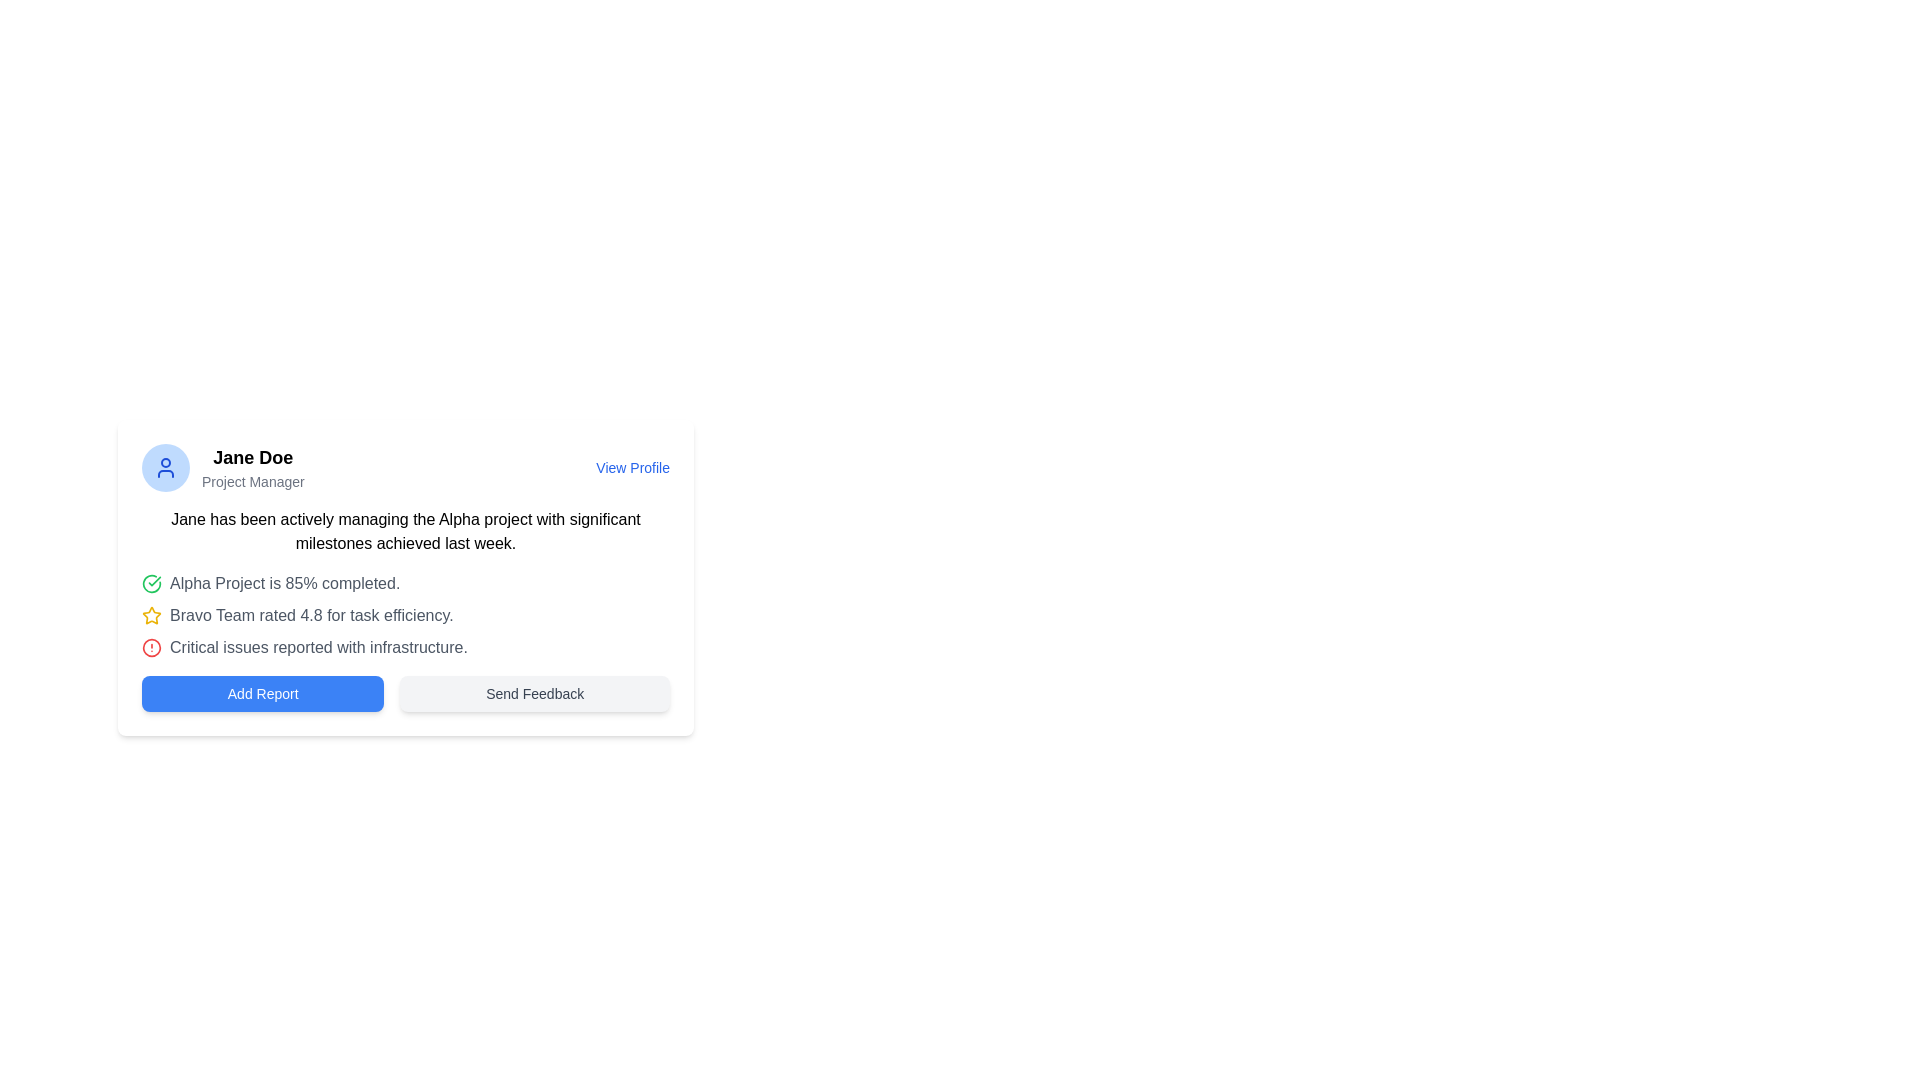 This screenshot has height=1080, width=1920. I want to click on the 'Send Feedback' button, which is a rectangular button with rounded corners located in the bottom-right corner of the user information section, to observe the style change, so click(535, 693).